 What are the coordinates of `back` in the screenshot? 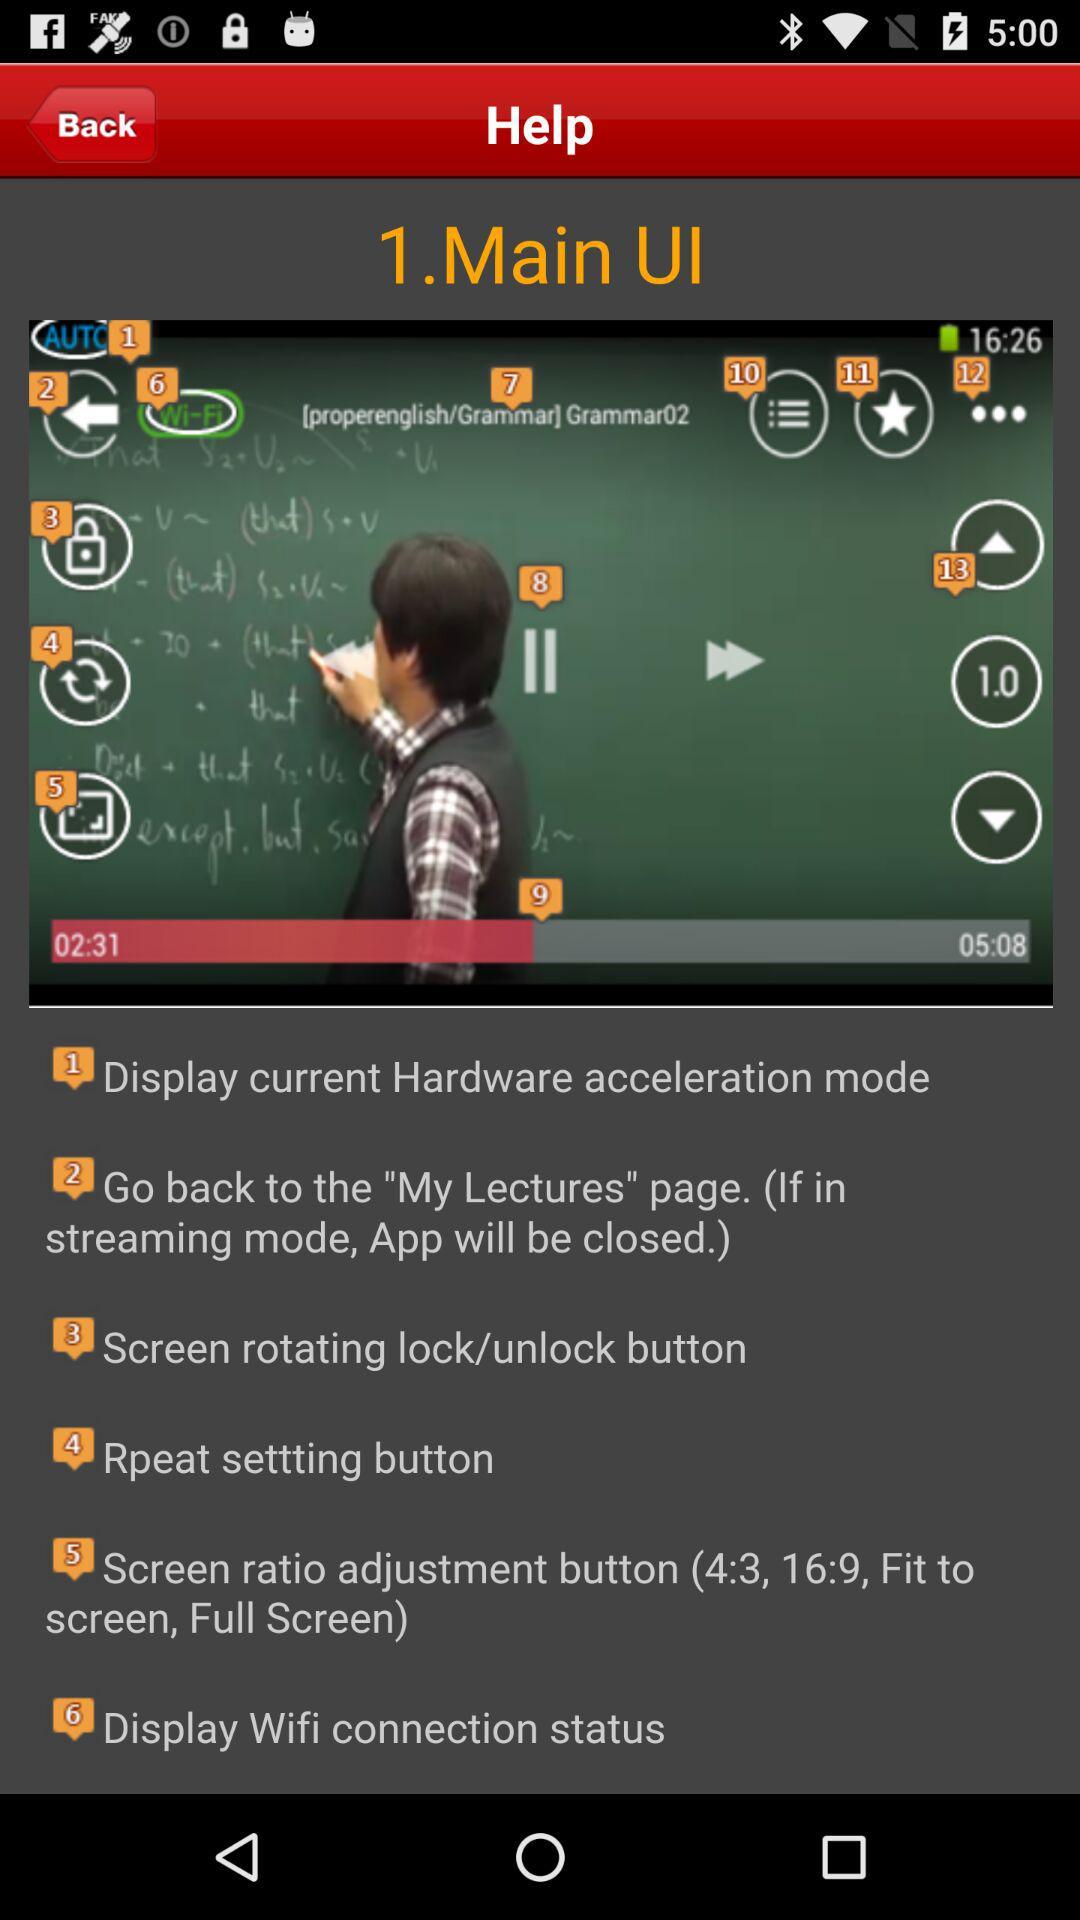 It's located at (91, 122).